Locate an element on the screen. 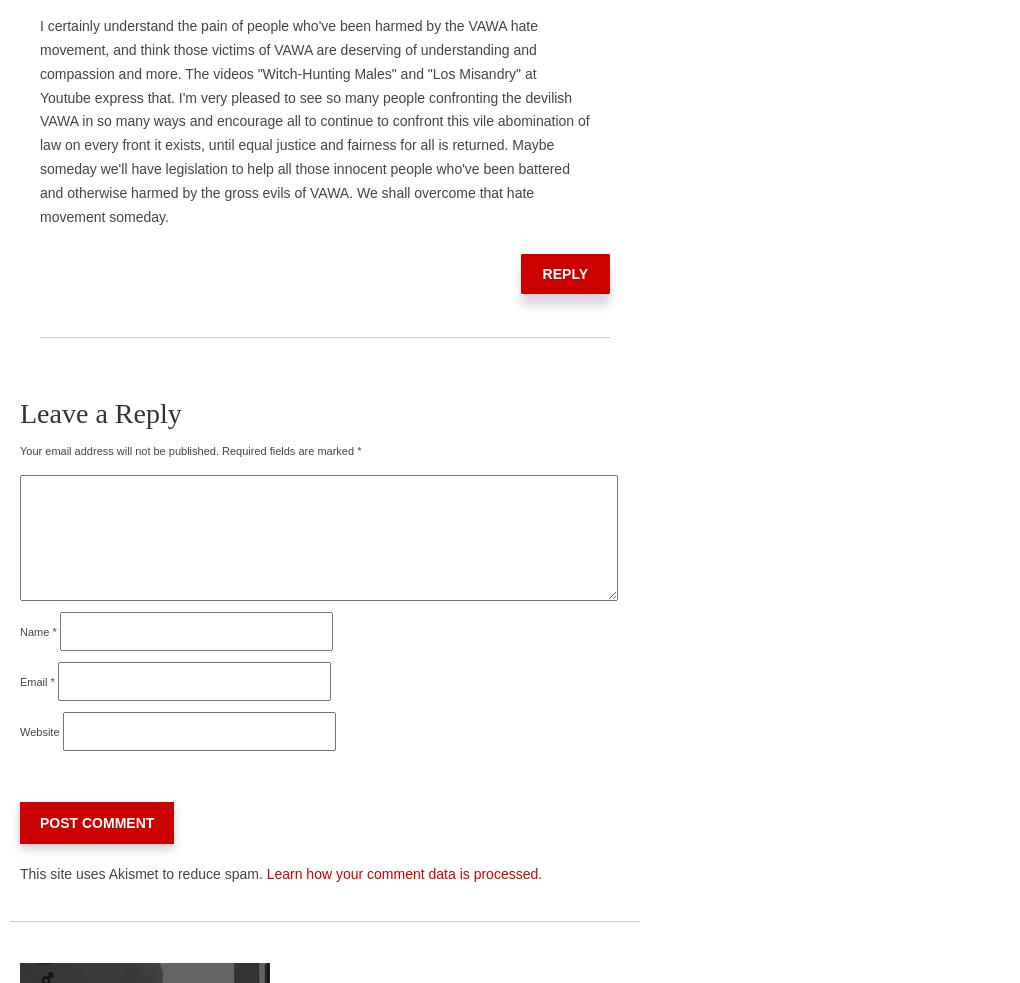 This screenshot has height=983, width=1020. '.' is located at coordinates (538, 873).